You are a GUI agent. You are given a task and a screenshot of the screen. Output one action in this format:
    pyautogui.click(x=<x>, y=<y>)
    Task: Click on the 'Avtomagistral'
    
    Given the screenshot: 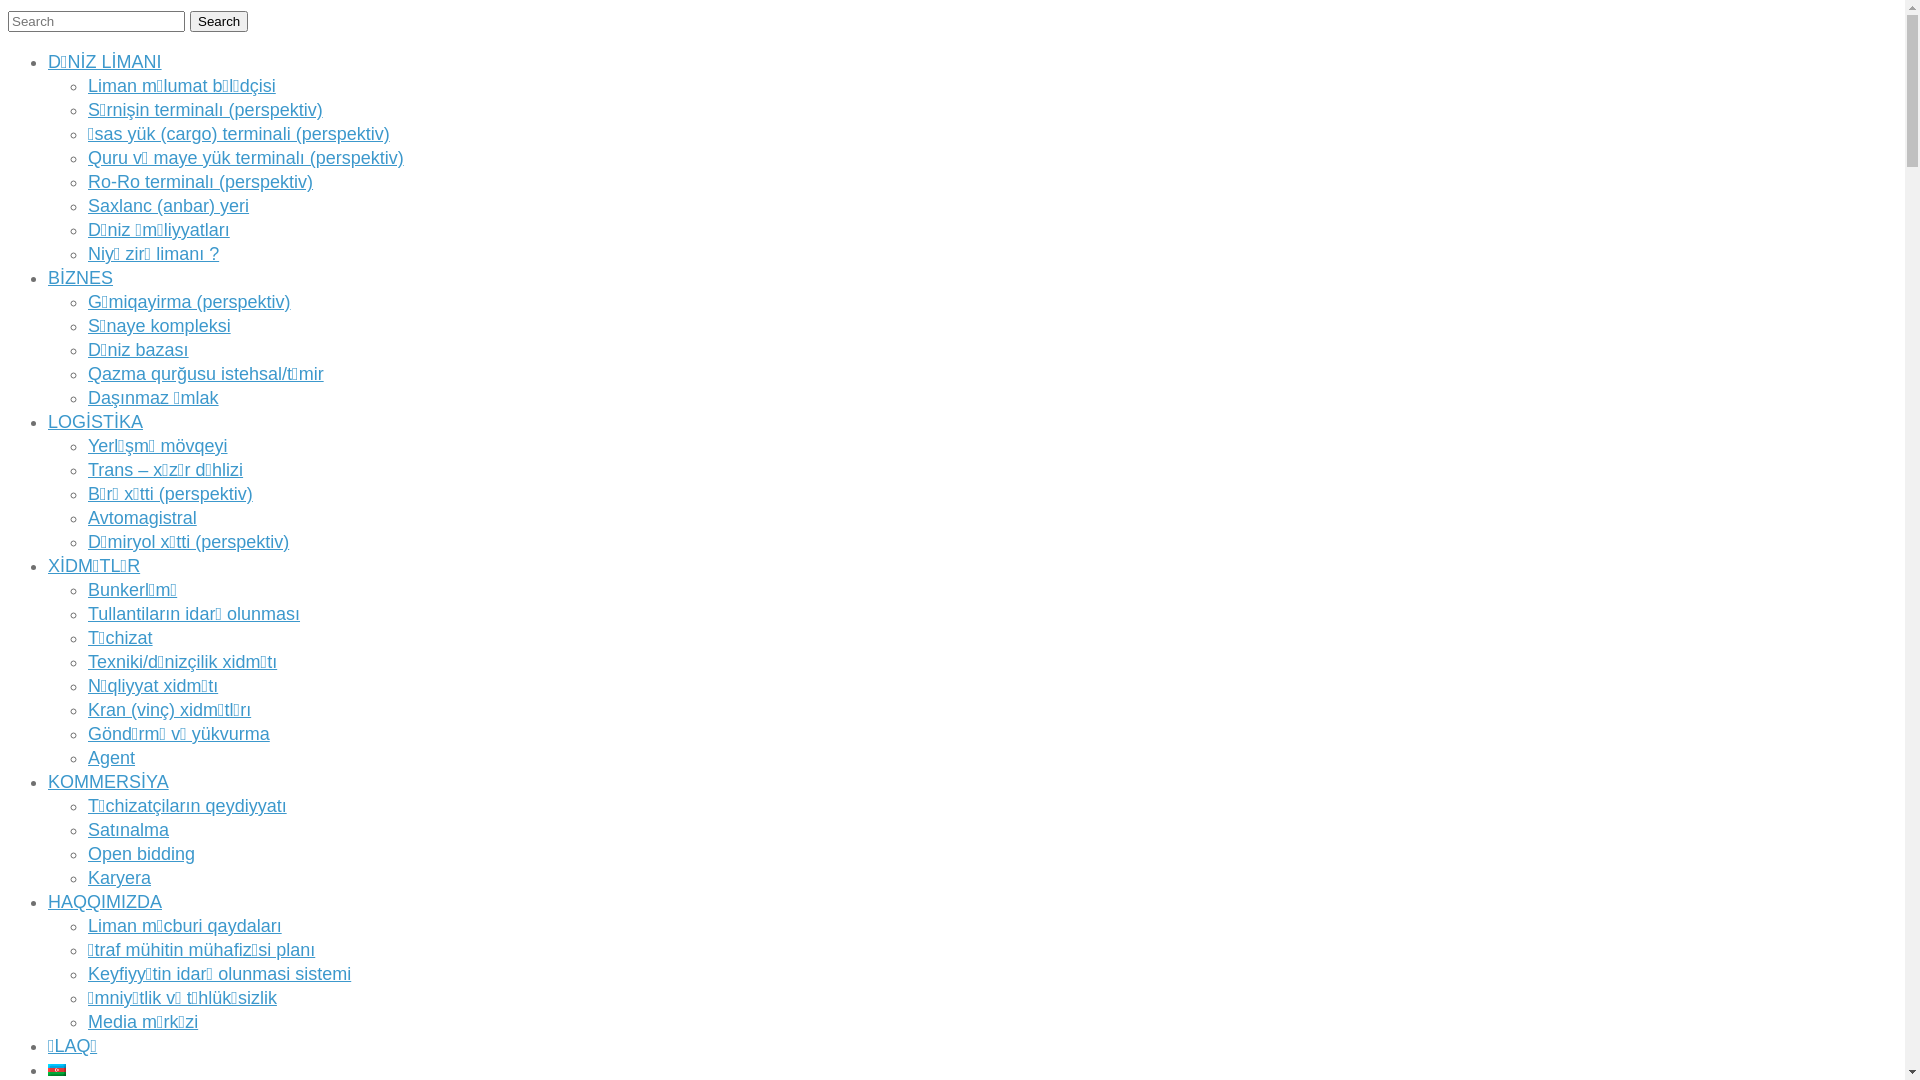 What is the action you would take?
    pyautogui.click(x=141, y=516)
    